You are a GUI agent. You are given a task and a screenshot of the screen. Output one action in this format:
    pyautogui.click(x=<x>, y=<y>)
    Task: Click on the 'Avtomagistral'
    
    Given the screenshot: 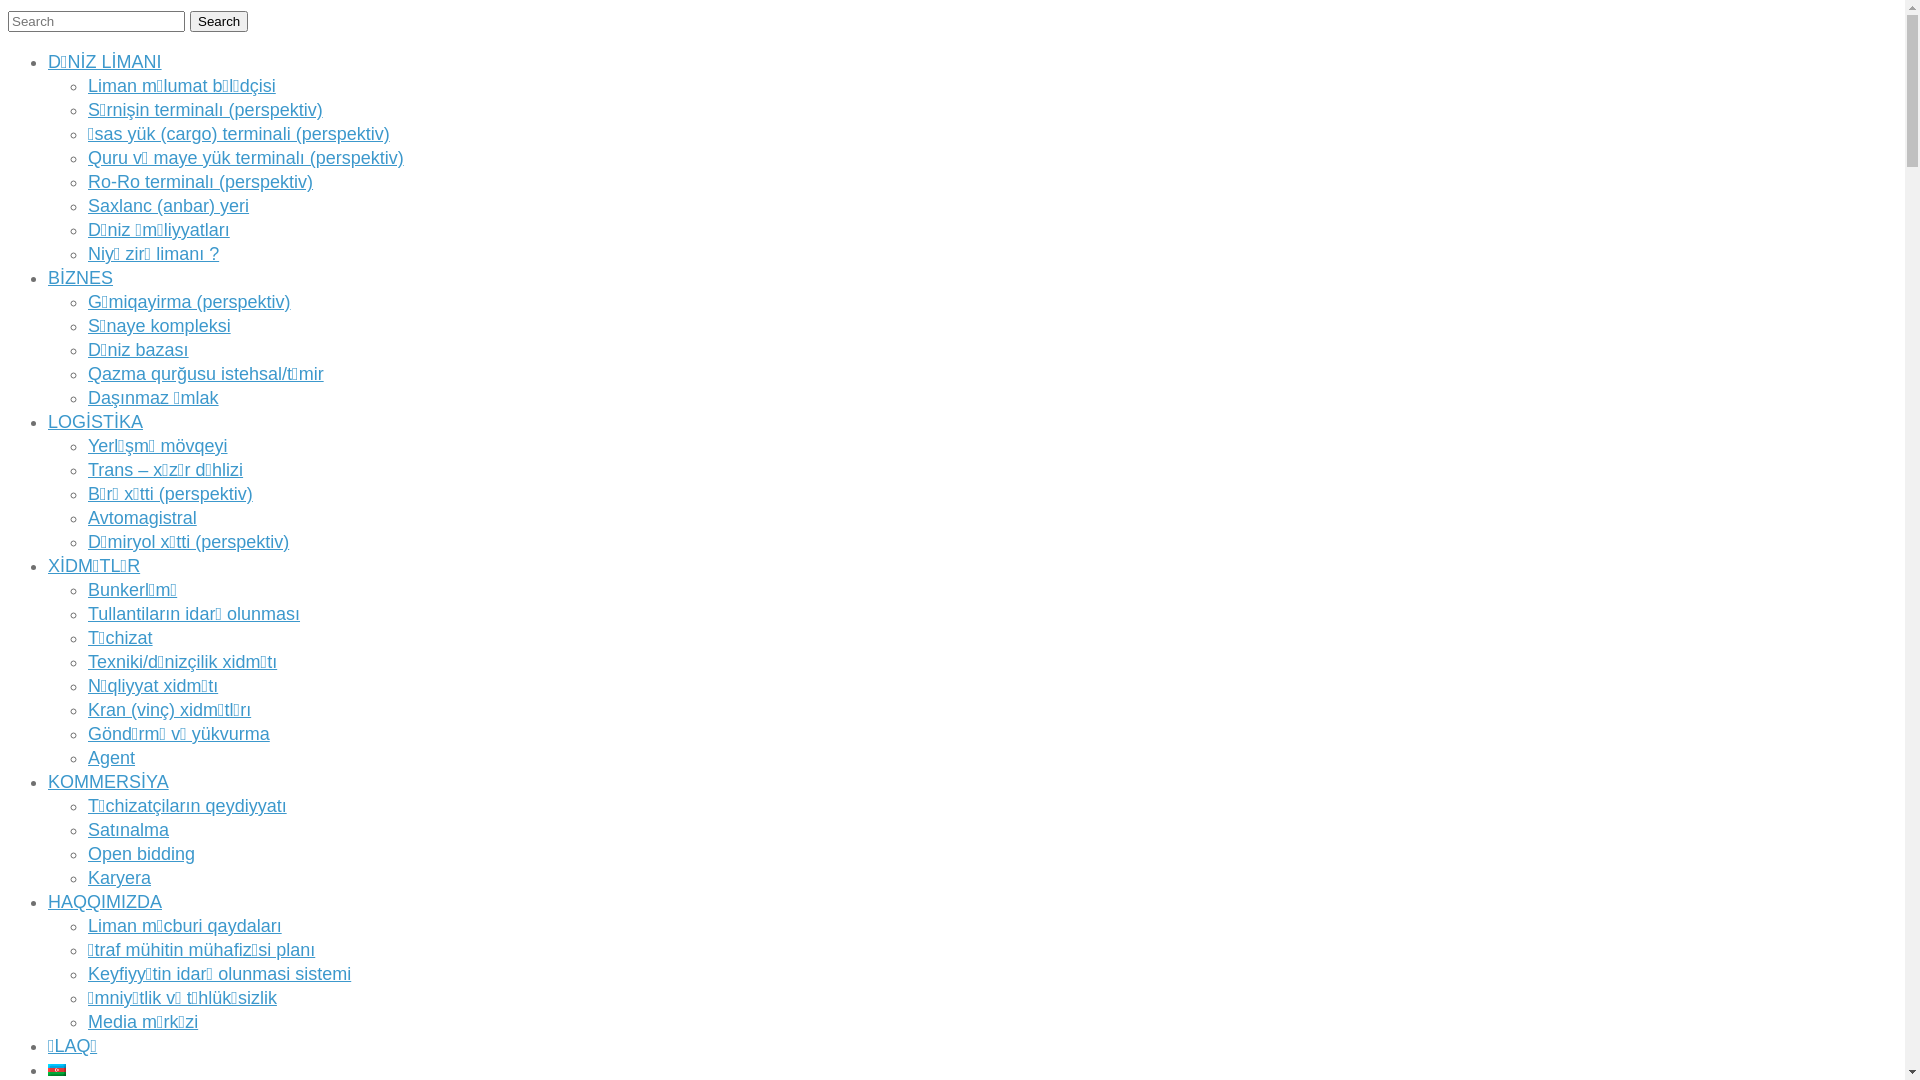 What is the action you would take?
    pyautogui.click(x=141, y=516)
    